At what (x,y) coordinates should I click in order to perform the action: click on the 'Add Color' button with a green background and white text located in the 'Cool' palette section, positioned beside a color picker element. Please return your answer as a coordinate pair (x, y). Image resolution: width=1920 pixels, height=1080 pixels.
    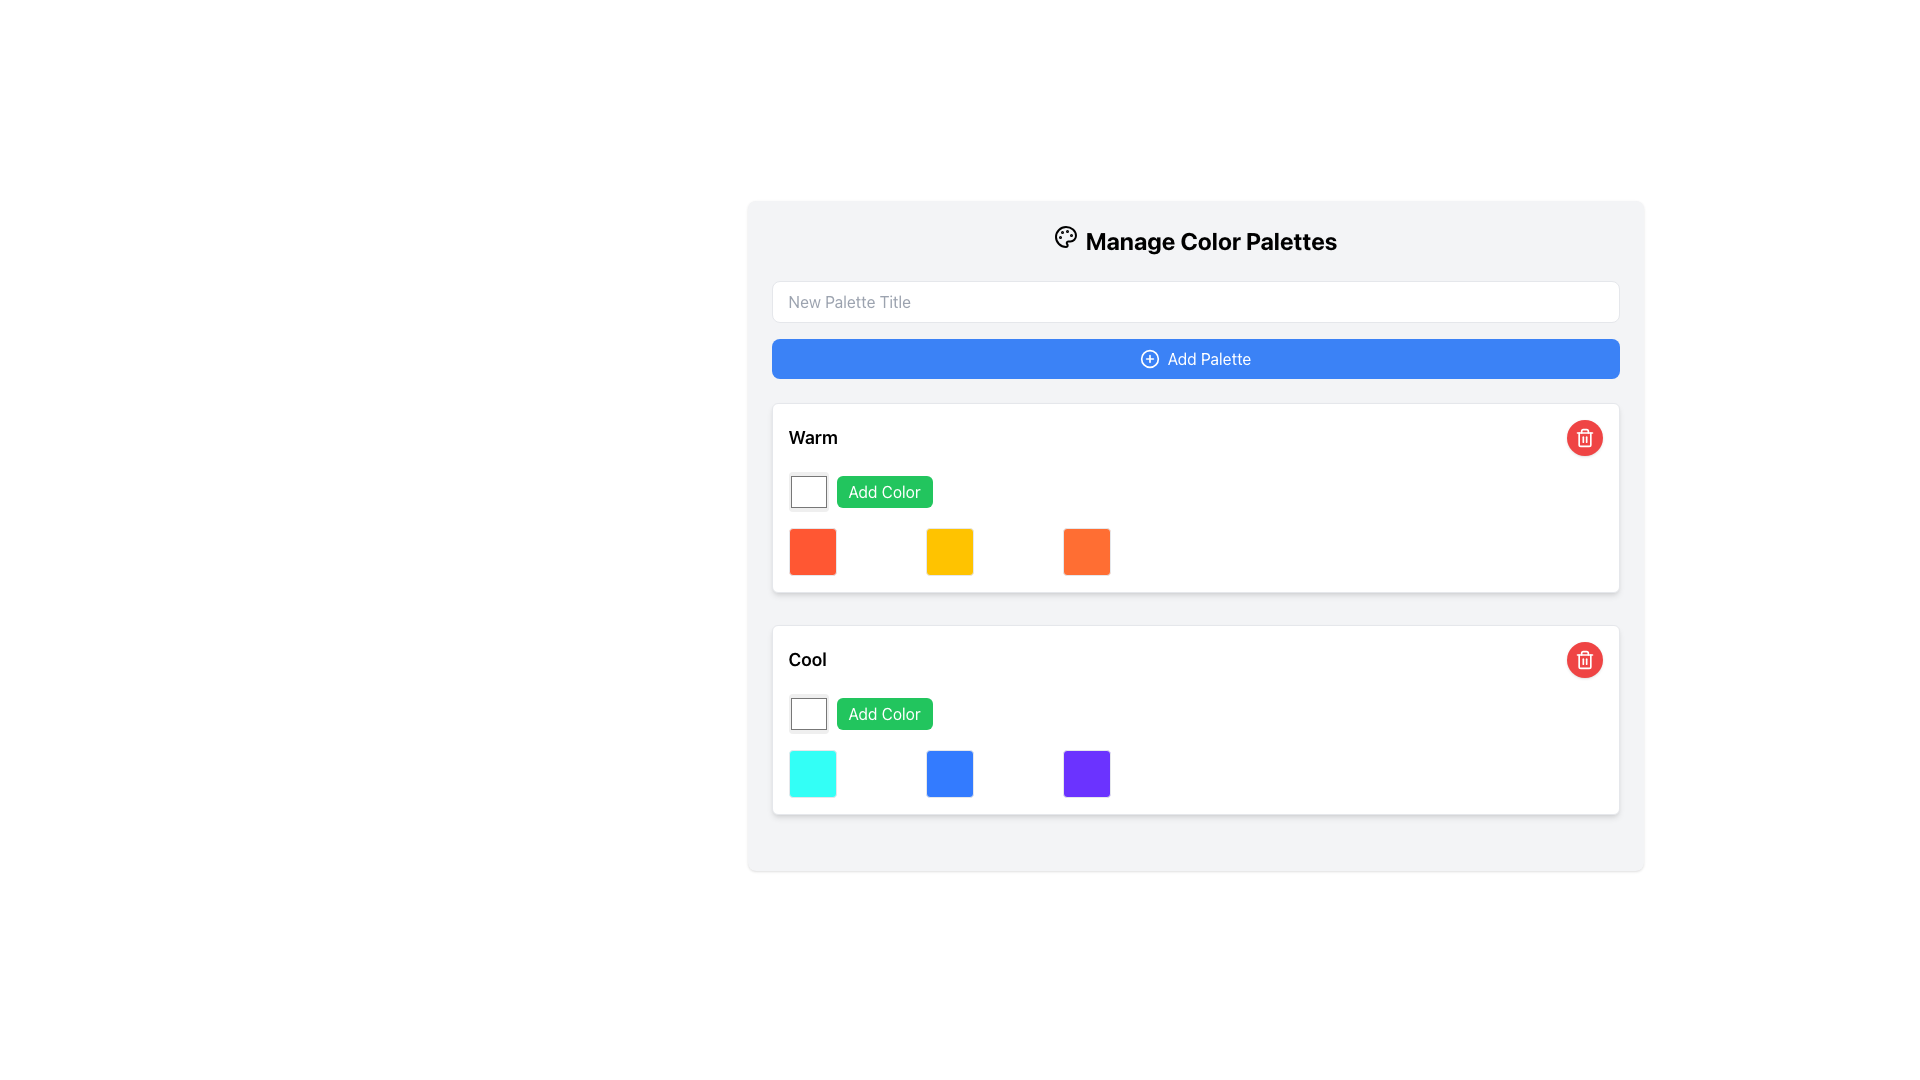
    Looking at the image, I should click on (883, 712).